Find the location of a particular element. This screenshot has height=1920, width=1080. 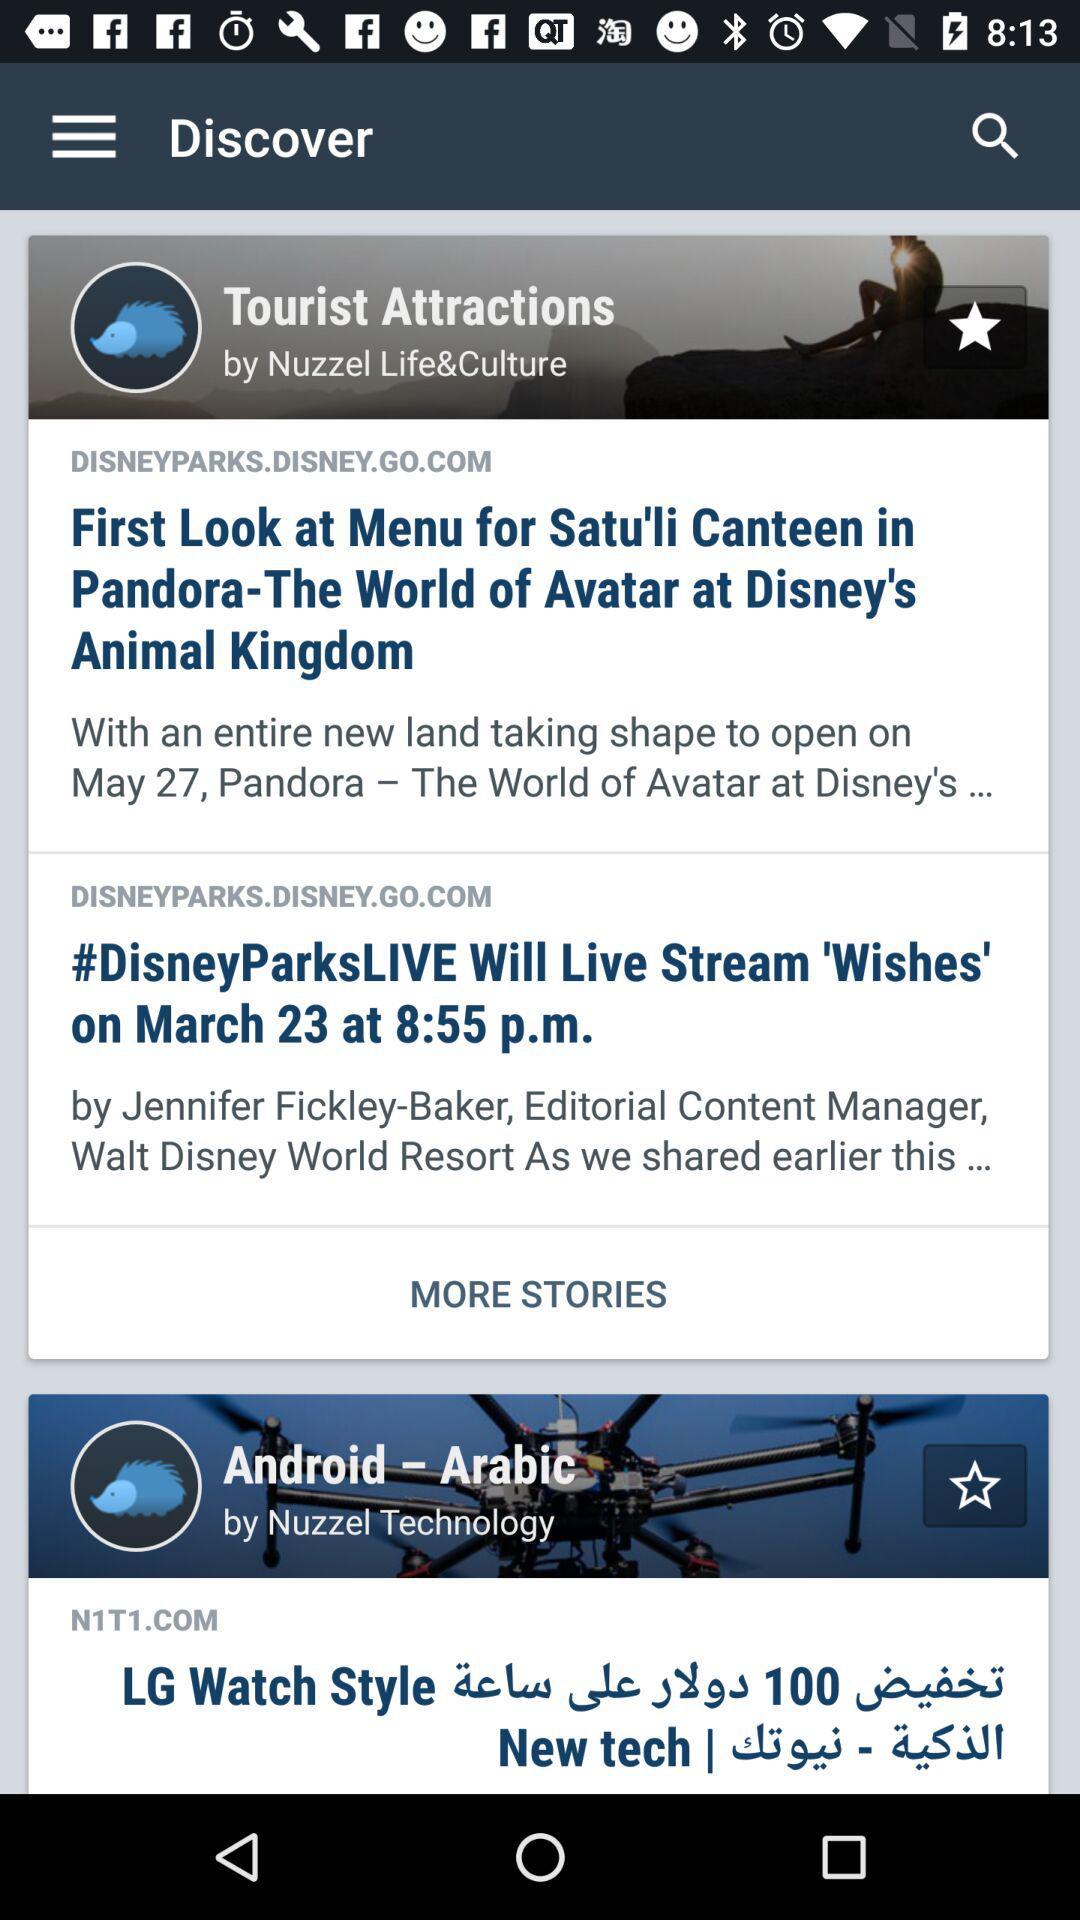

icon to the right of the discover icon is located at coordinates (995, 135).